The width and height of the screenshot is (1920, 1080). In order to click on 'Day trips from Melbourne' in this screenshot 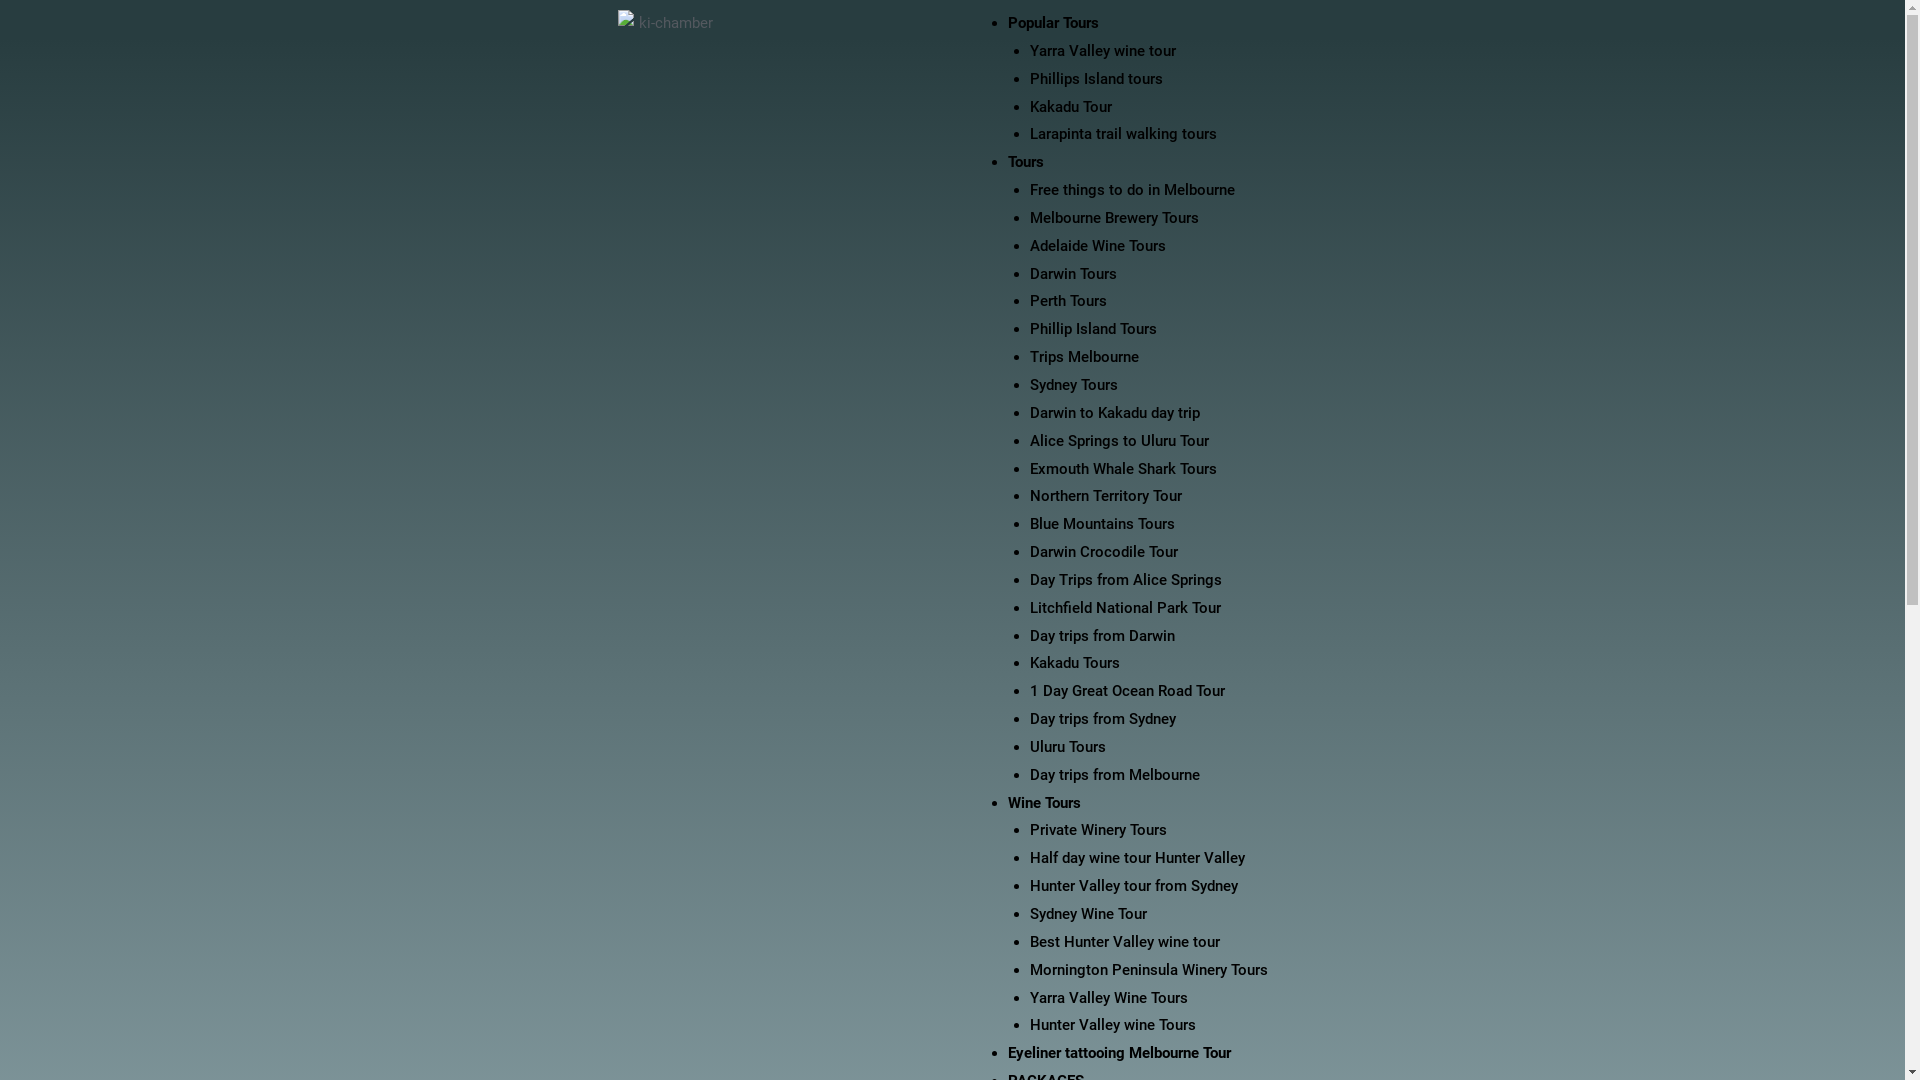, I will do `click(1113, 774)`.